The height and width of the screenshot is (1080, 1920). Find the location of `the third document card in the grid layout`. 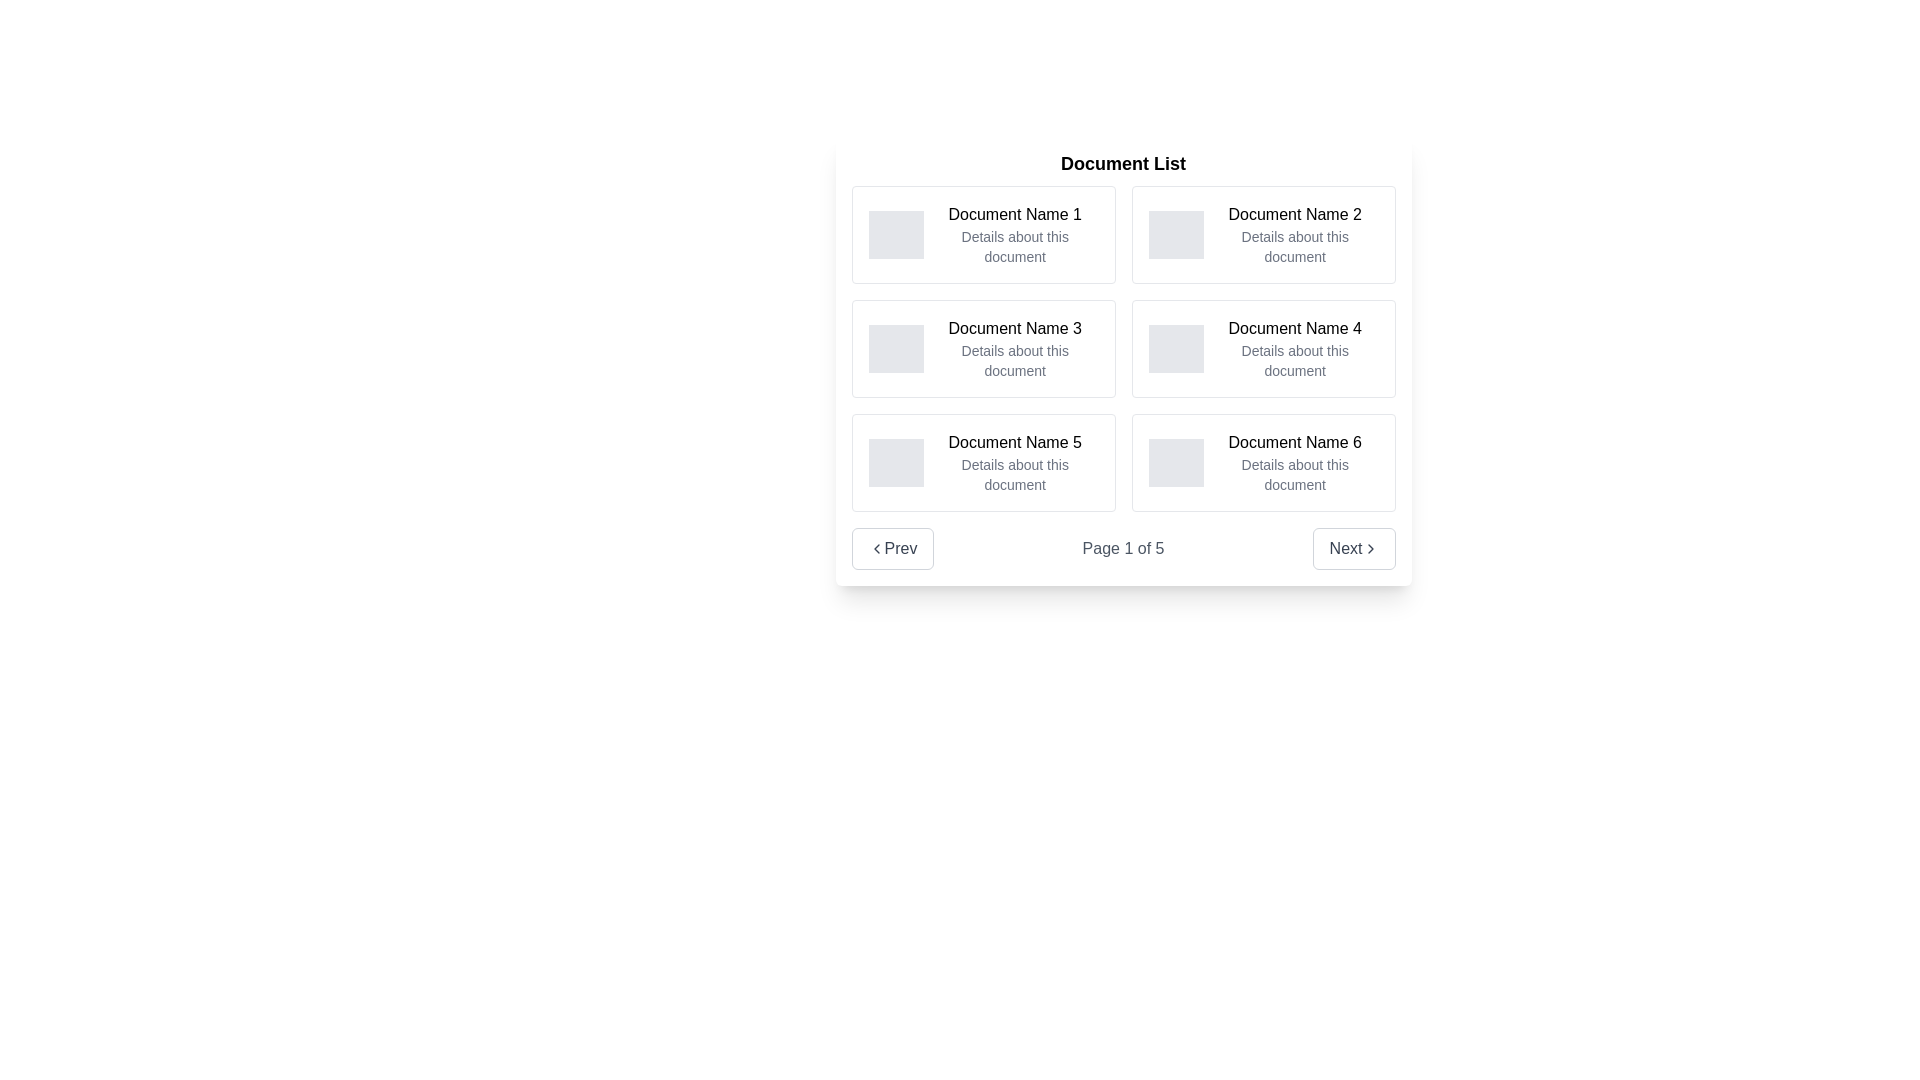

the third document card in the grid layout is located at coordinates (983, 347).